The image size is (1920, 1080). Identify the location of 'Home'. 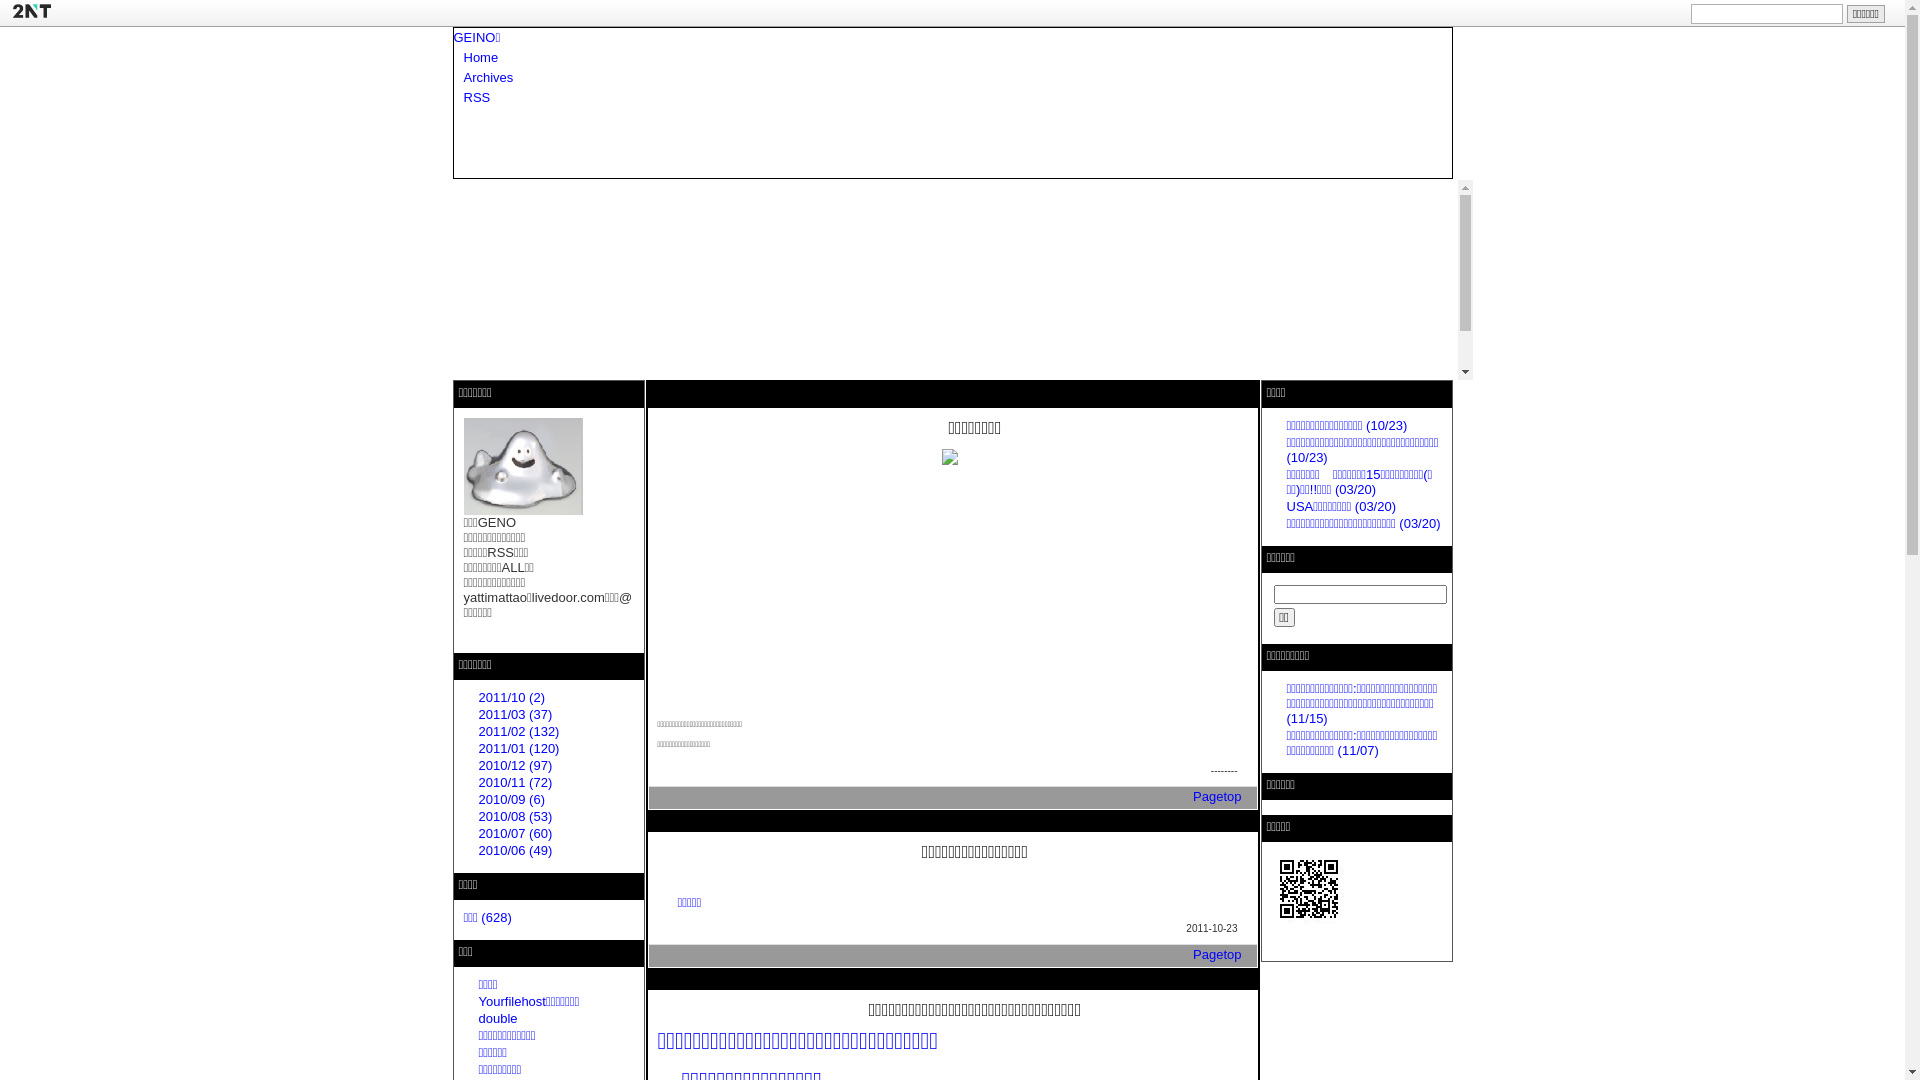
(481, 56).